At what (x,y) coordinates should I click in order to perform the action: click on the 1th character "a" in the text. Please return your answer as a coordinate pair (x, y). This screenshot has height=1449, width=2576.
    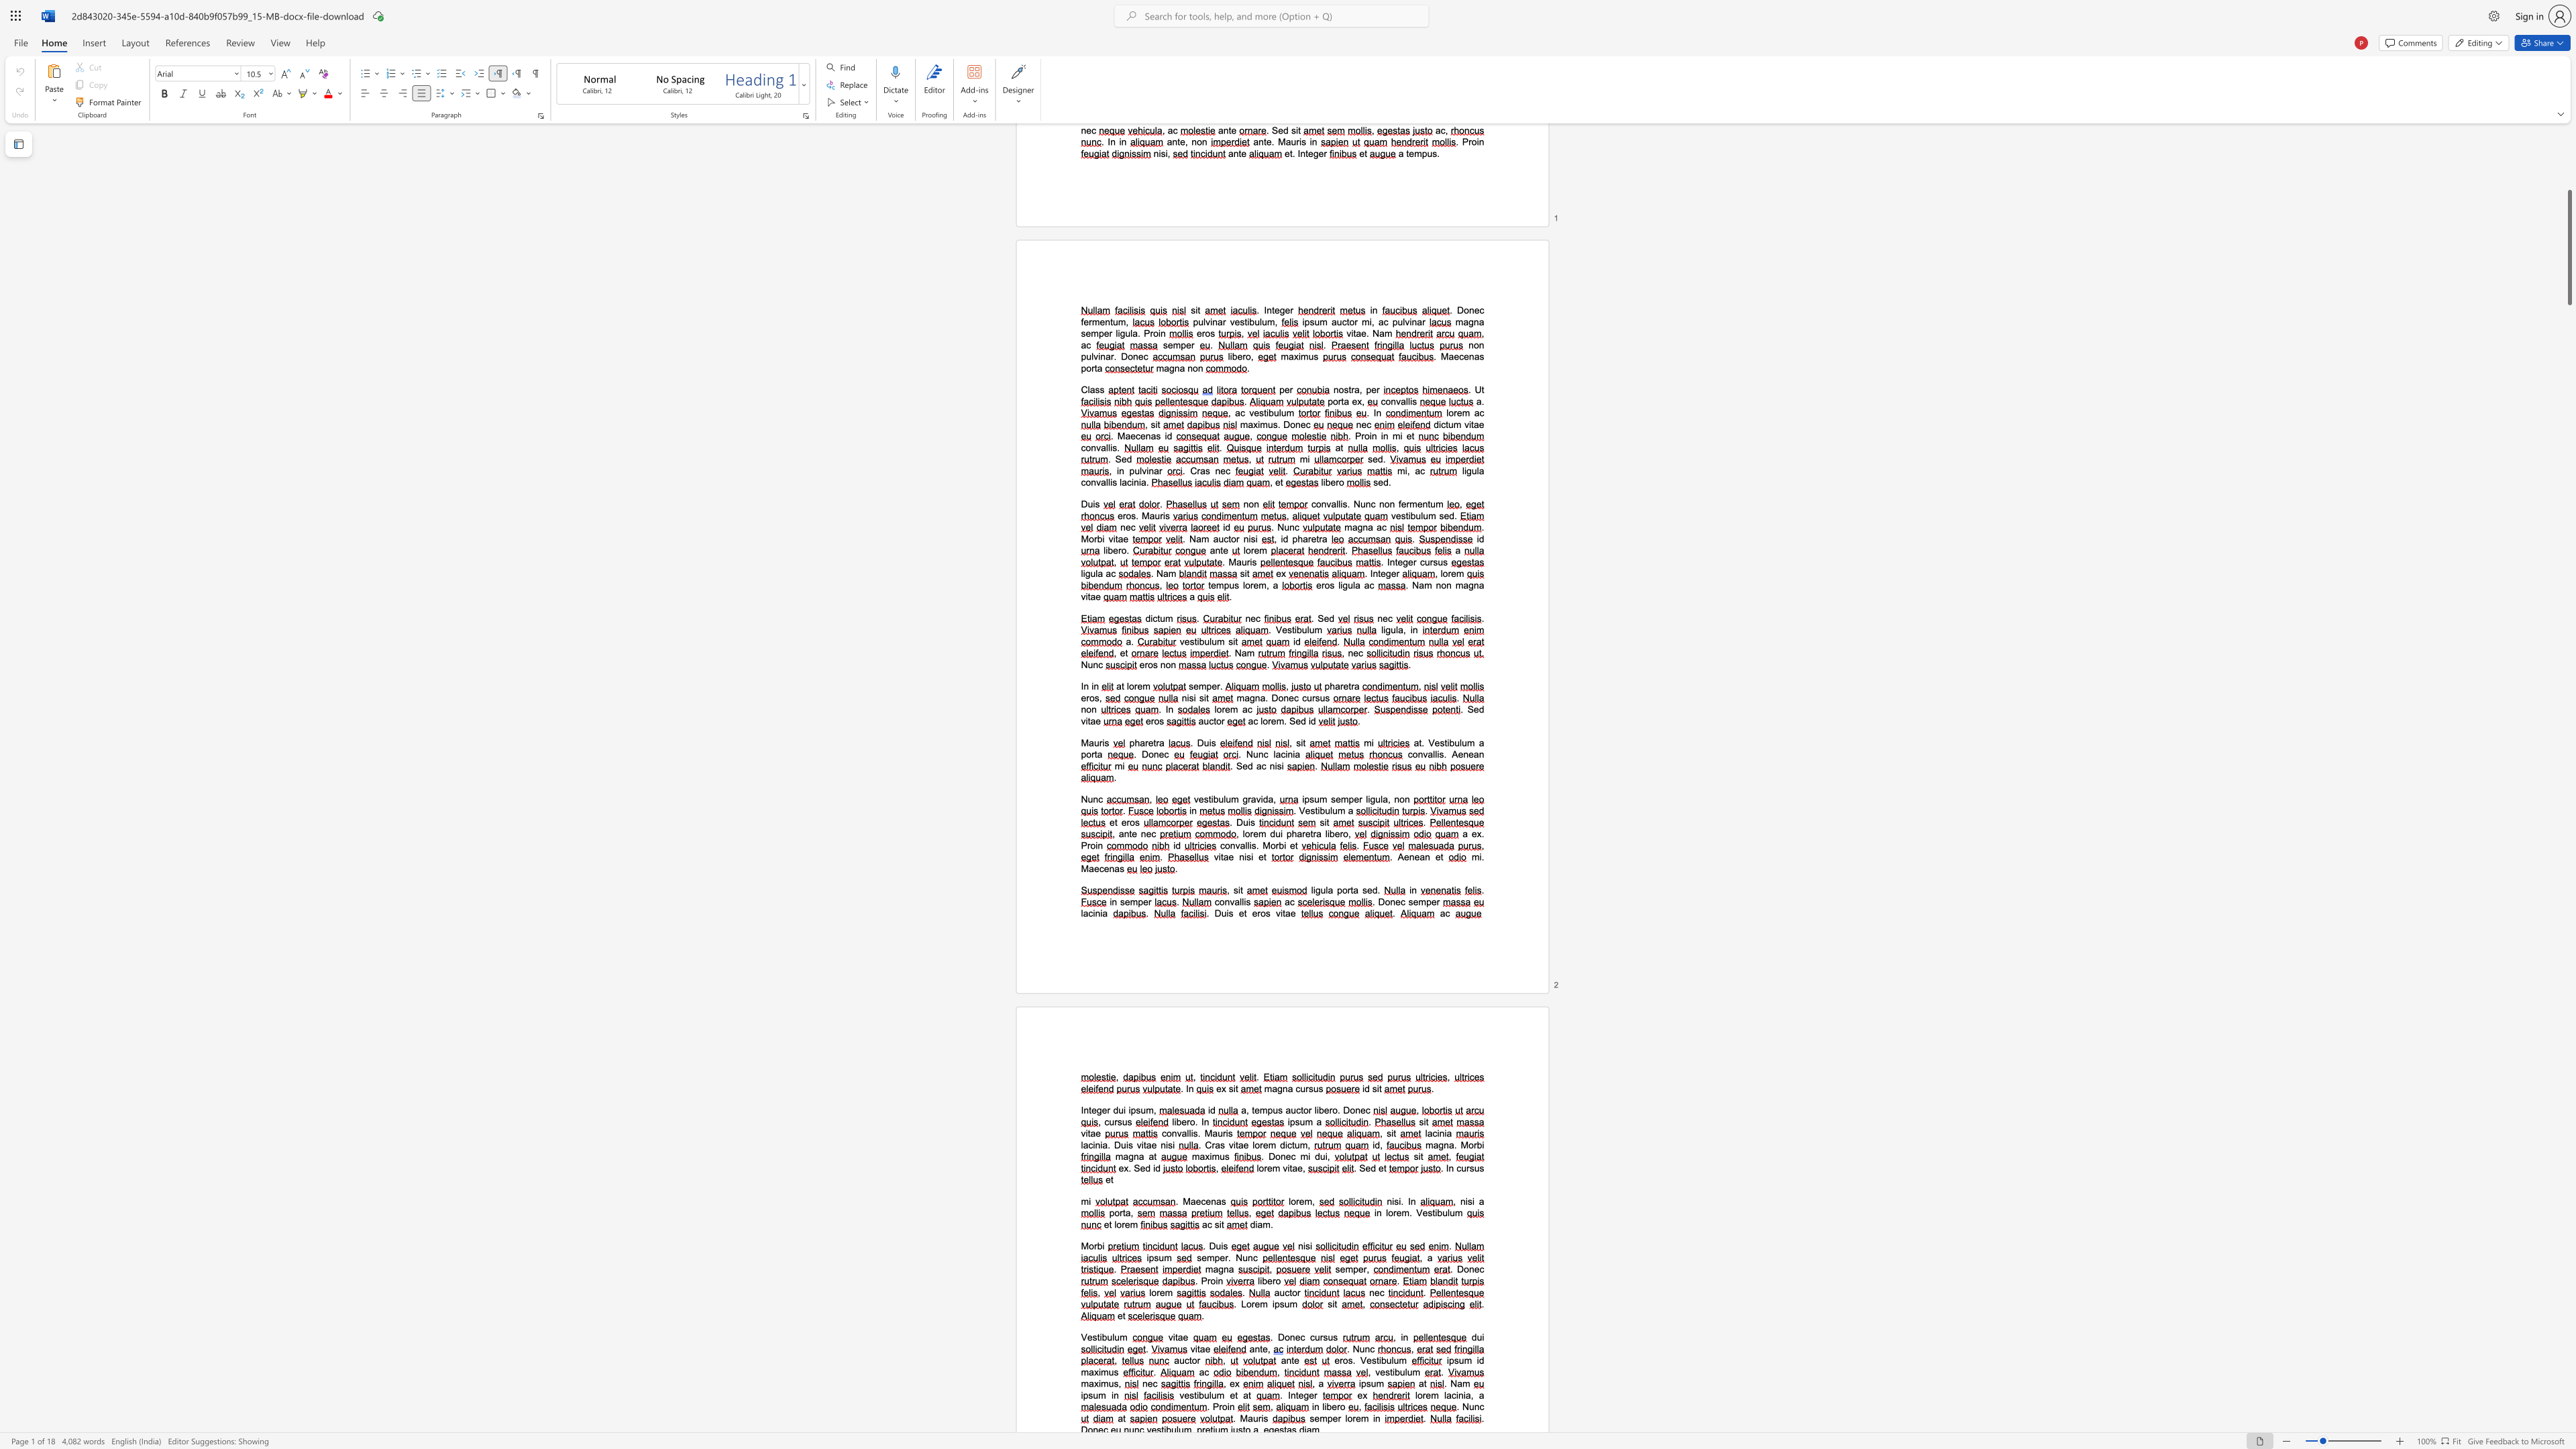
    Looking at the image, I should click on (1349, 810).